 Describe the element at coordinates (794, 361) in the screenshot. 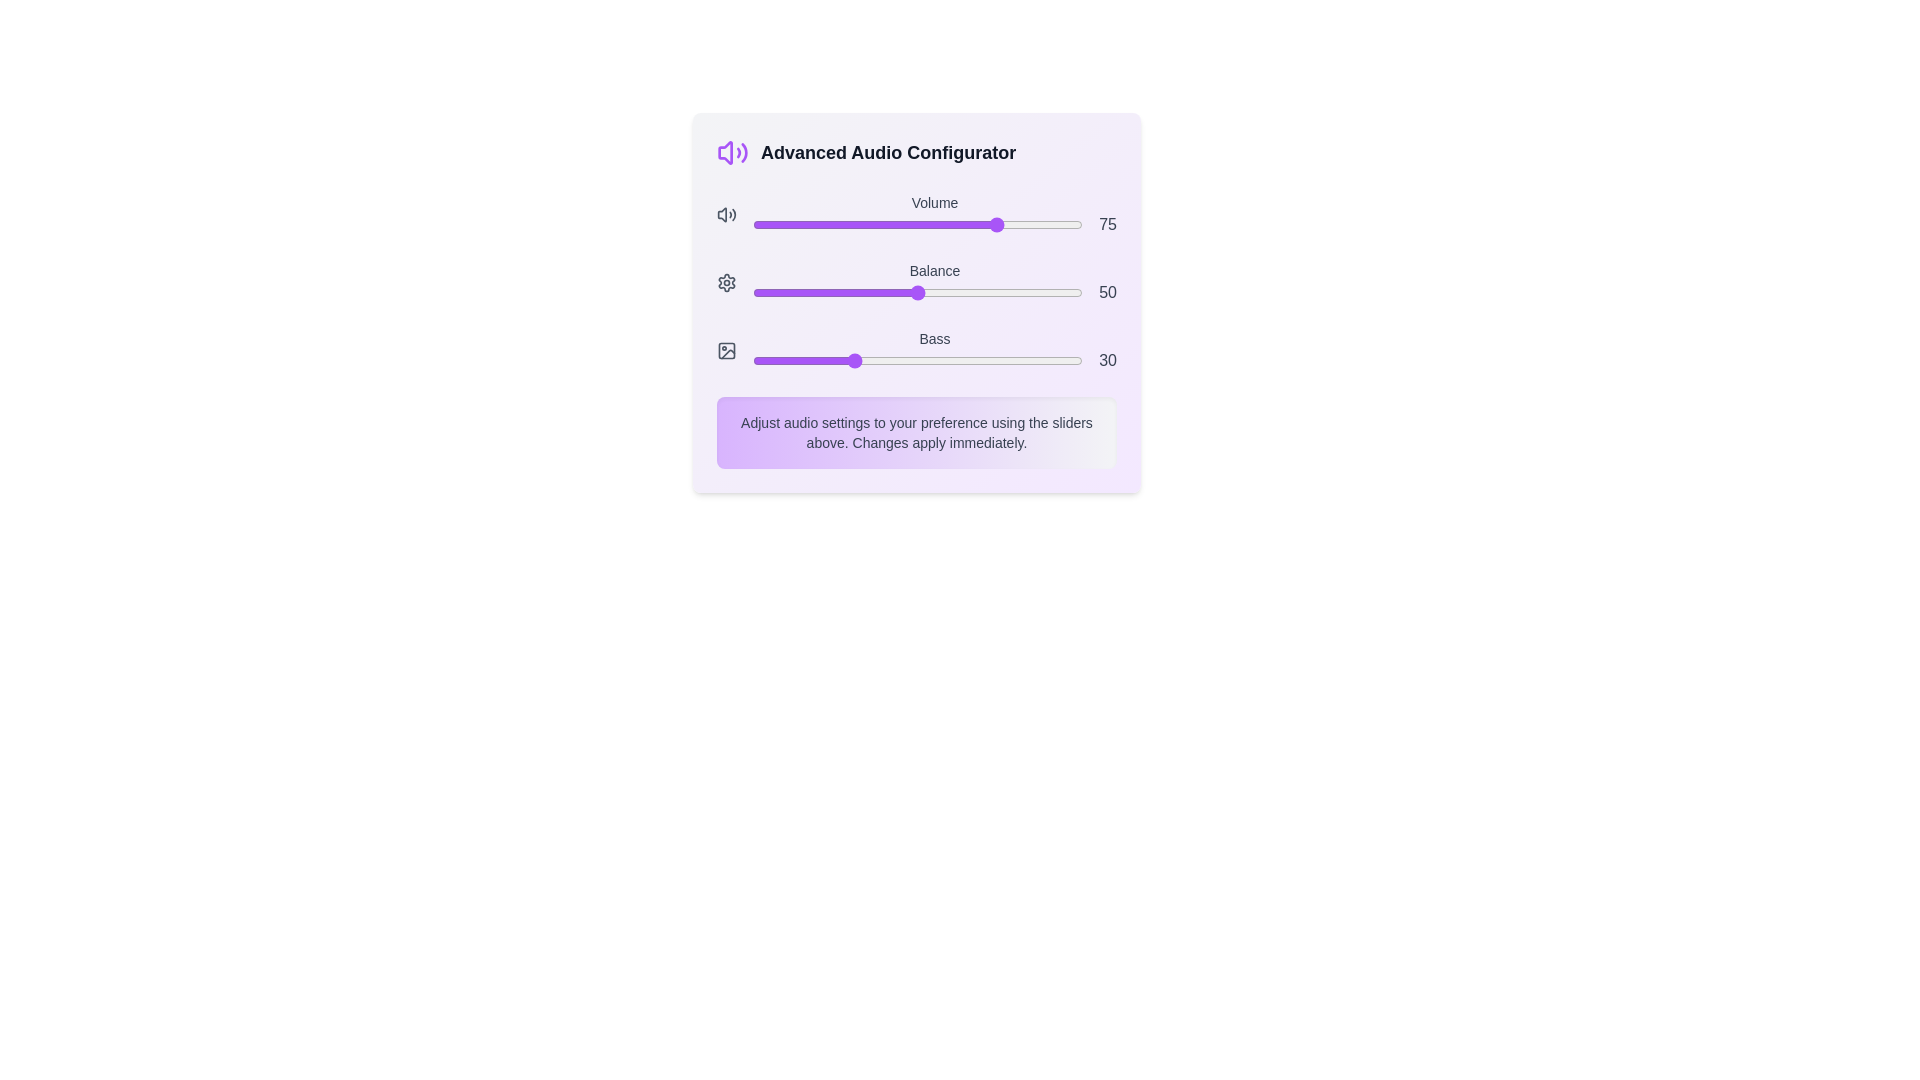

I see `the Bass slider to 13` at that location.